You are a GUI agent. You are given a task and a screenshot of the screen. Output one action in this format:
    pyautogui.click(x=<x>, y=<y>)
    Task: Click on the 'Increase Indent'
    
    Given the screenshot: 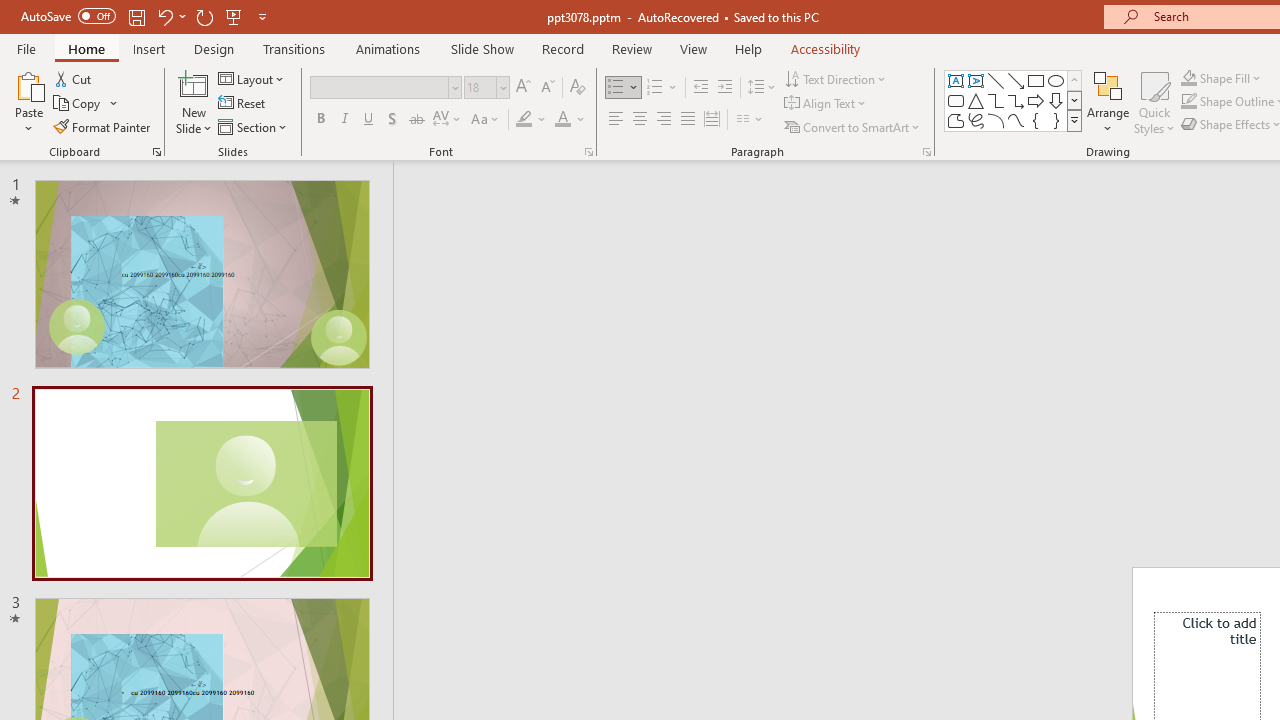 What is the action you would take?
    pyautogui.click(x=724, y=86)
    